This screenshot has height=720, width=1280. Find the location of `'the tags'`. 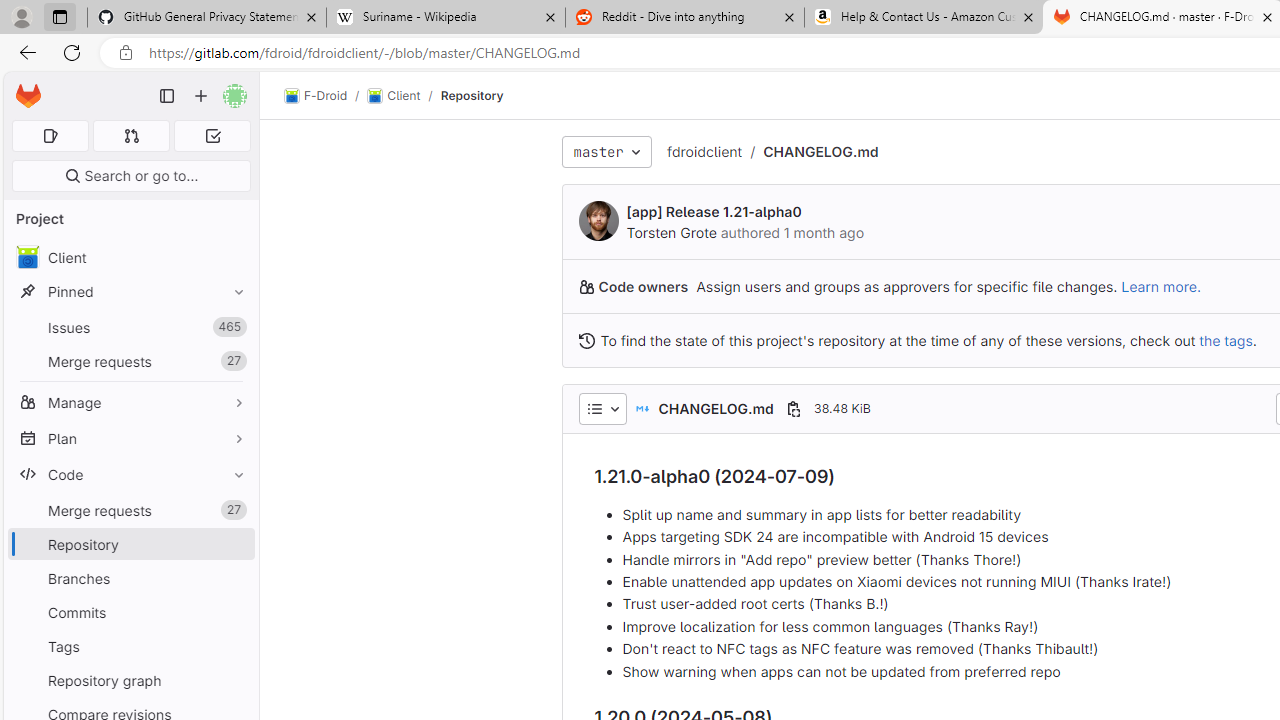

'the tags' is located at coordinates (1225, 339).